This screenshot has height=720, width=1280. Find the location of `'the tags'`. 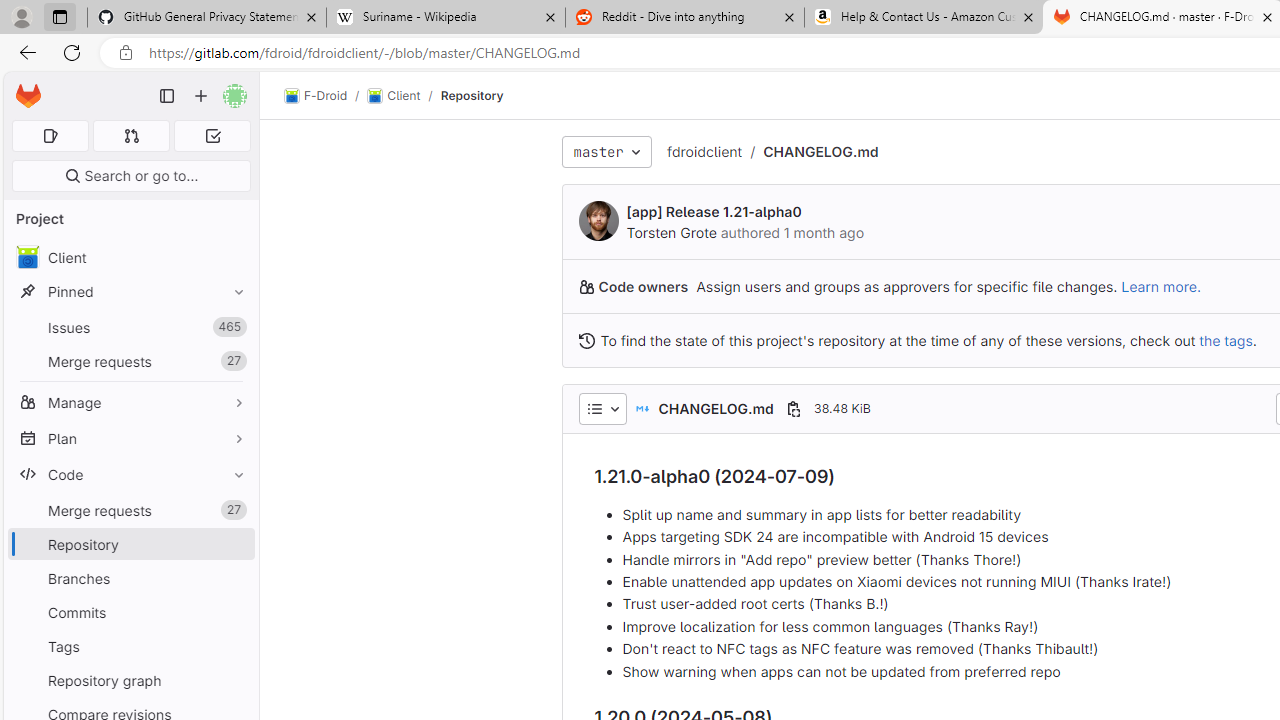

'the tags' is located at coordinates (1225, 339).